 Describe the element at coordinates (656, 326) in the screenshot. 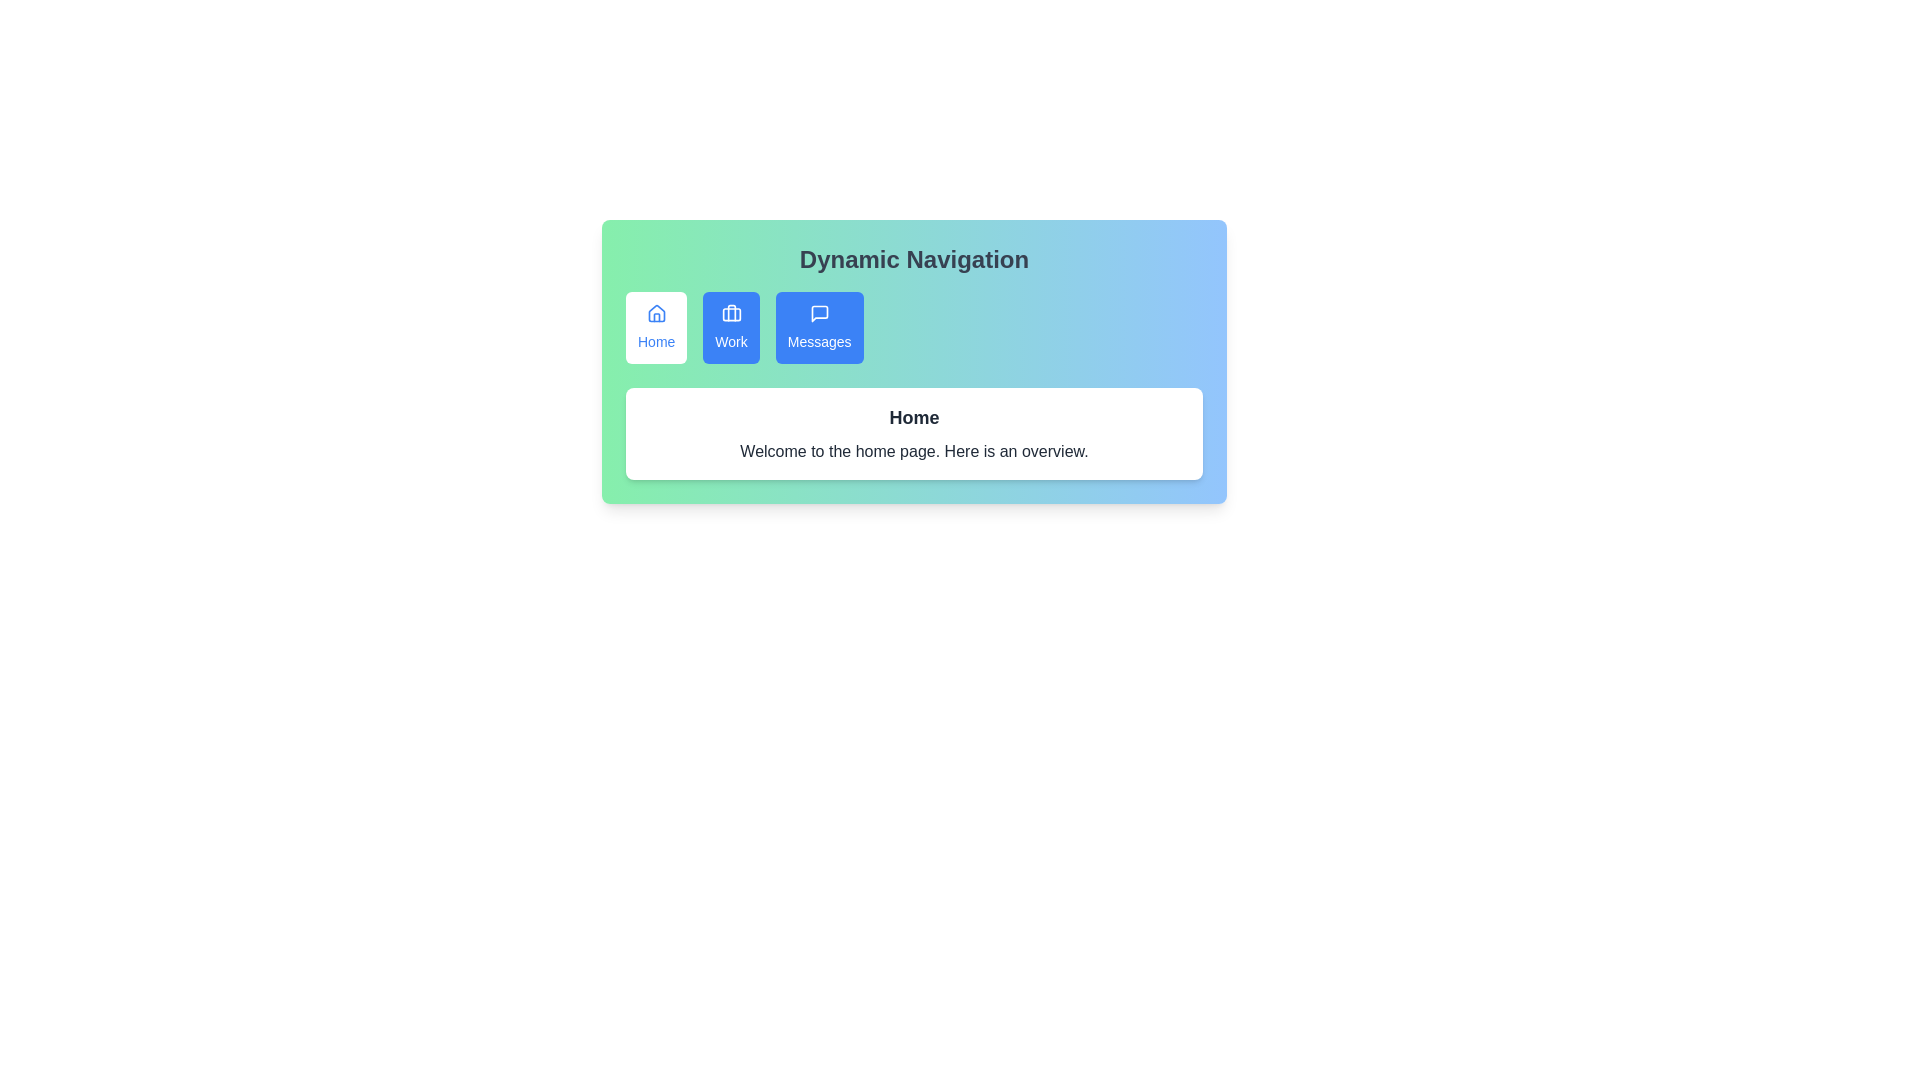

I see `the Home tab to view its content` at that location.